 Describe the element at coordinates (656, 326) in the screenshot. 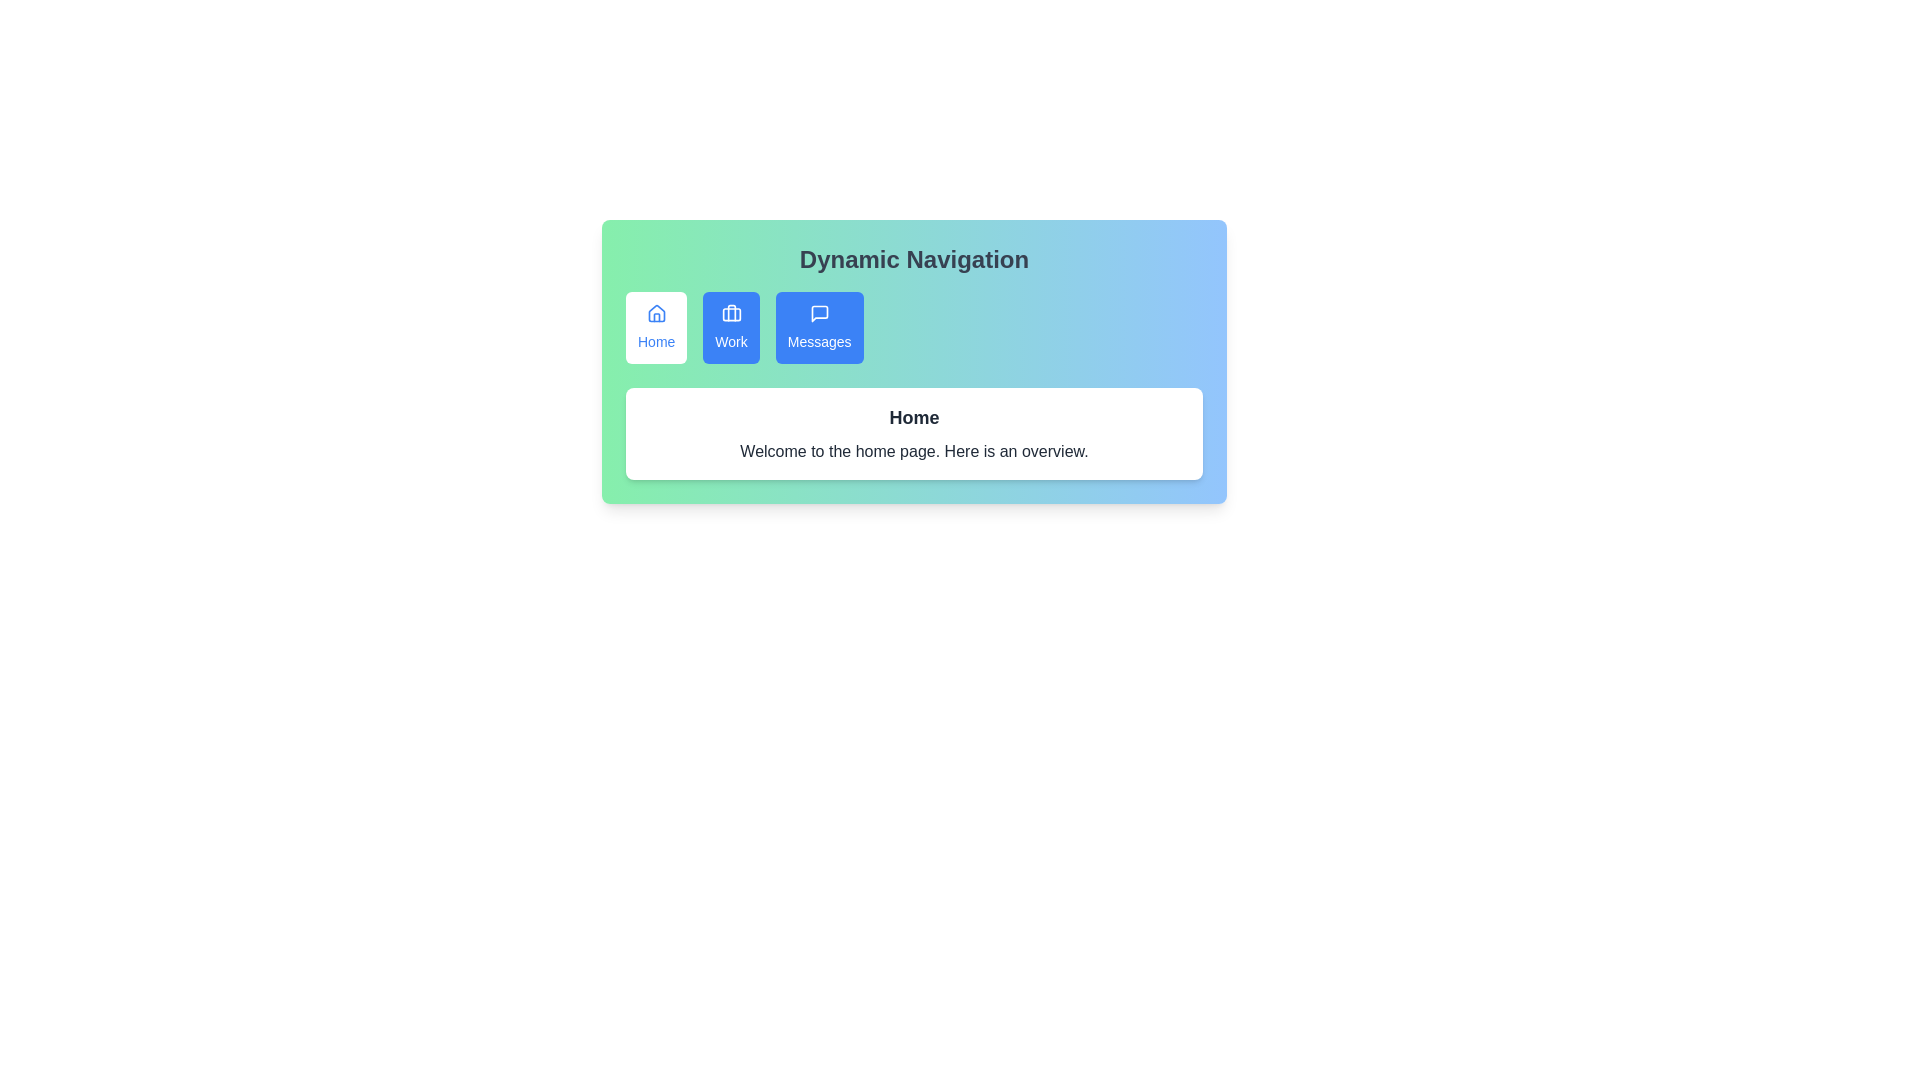

I see `the Home tab to view its content` at that location.